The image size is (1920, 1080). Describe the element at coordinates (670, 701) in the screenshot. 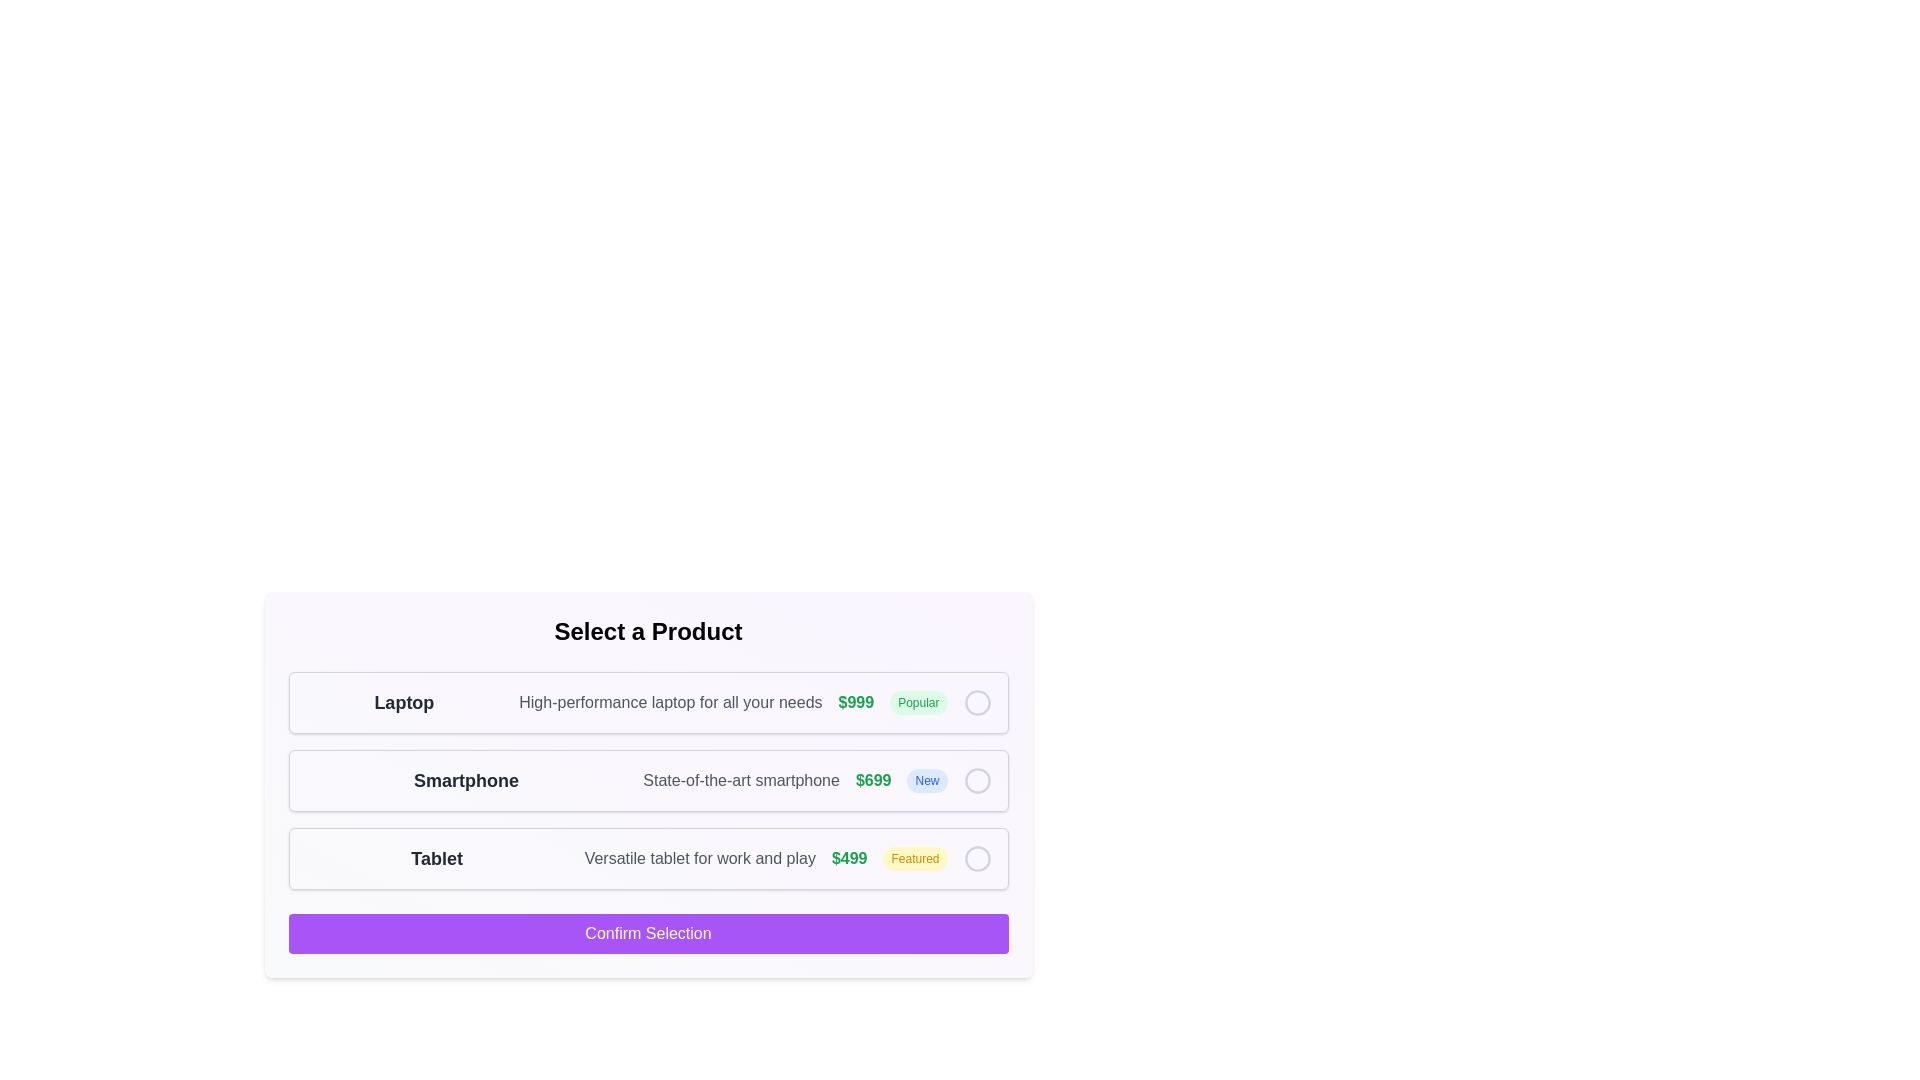

I see `the text description providing additional information about the highlighted product, which is situated to the right of 'Laptop' and to the left of '$999' and 'Popular'` at that location.